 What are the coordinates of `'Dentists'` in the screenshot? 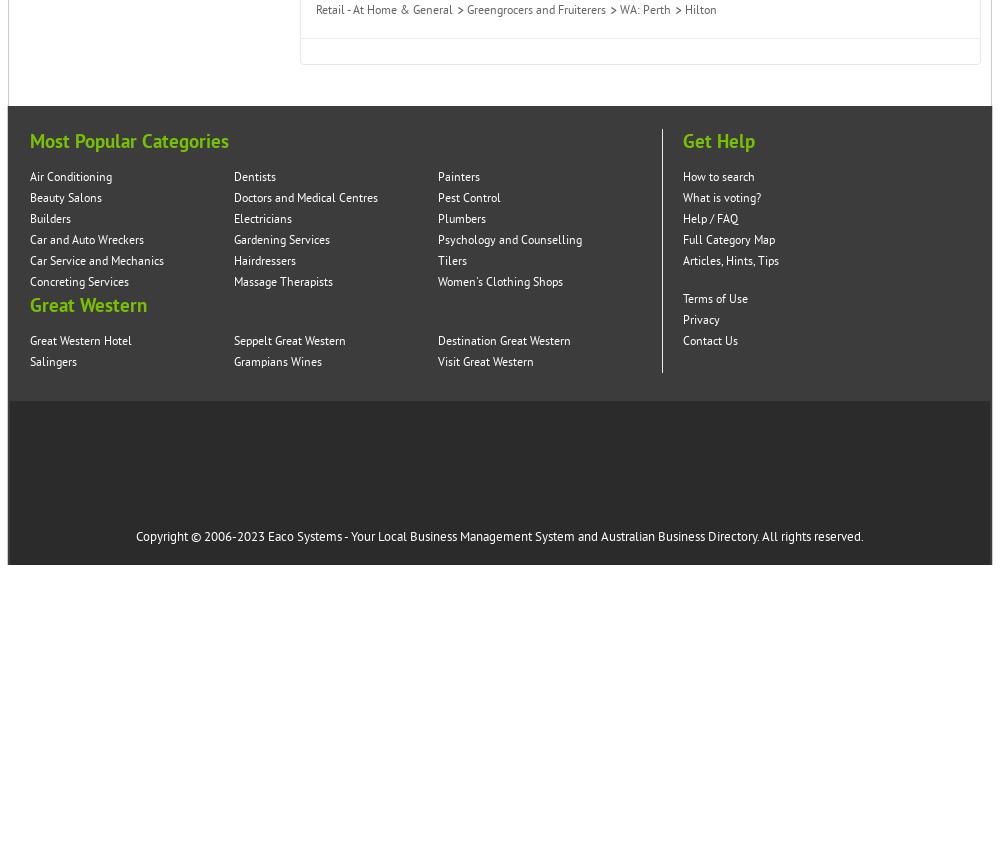 It's located at (255, 177).